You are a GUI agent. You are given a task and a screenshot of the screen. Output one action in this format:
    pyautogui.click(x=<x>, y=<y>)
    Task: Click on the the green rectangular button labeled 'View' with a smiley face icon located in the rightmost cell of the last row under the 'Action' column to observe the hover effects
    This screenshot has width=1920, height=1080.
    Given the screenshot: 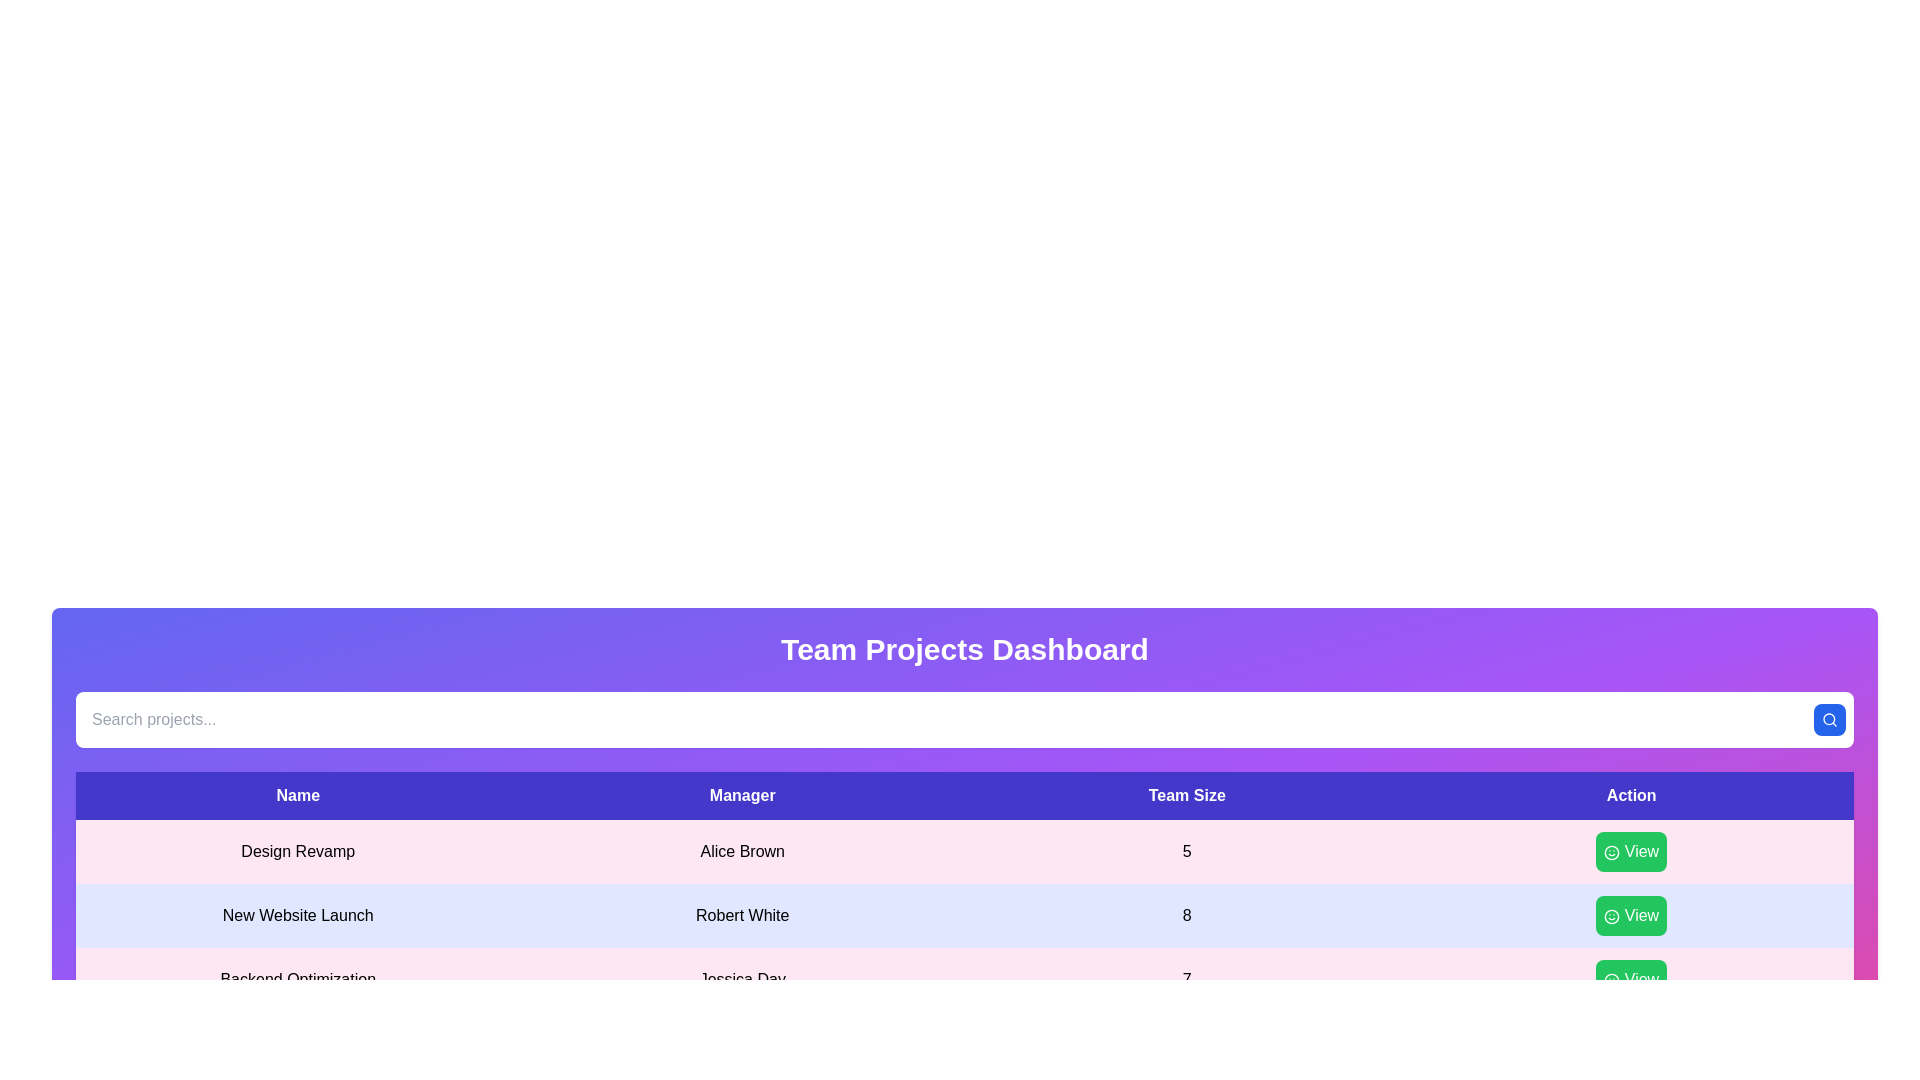 What is the action you would take?
    pyautogui.click(x=1631, y=978)
    